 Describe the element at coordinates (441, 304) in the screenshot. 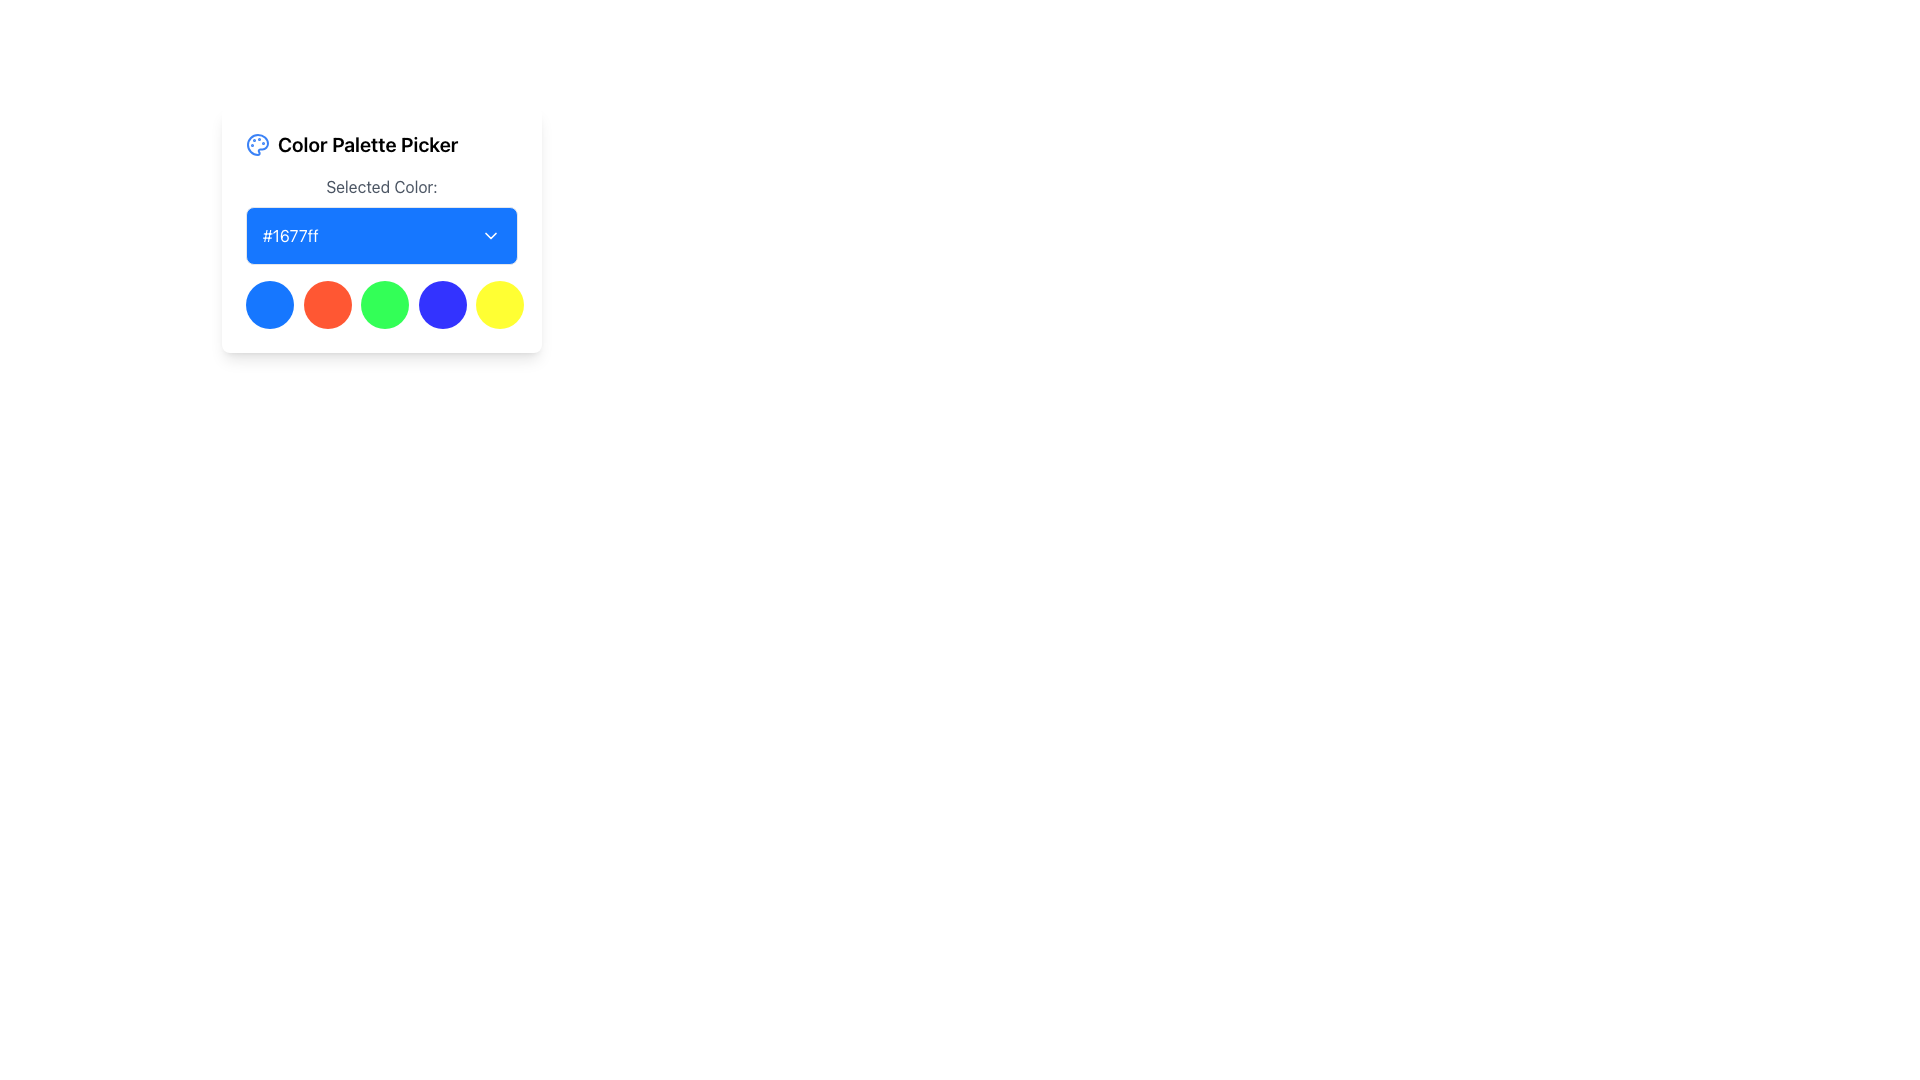

I see `the selectable color option button that changes the color setting to blue` at that location.